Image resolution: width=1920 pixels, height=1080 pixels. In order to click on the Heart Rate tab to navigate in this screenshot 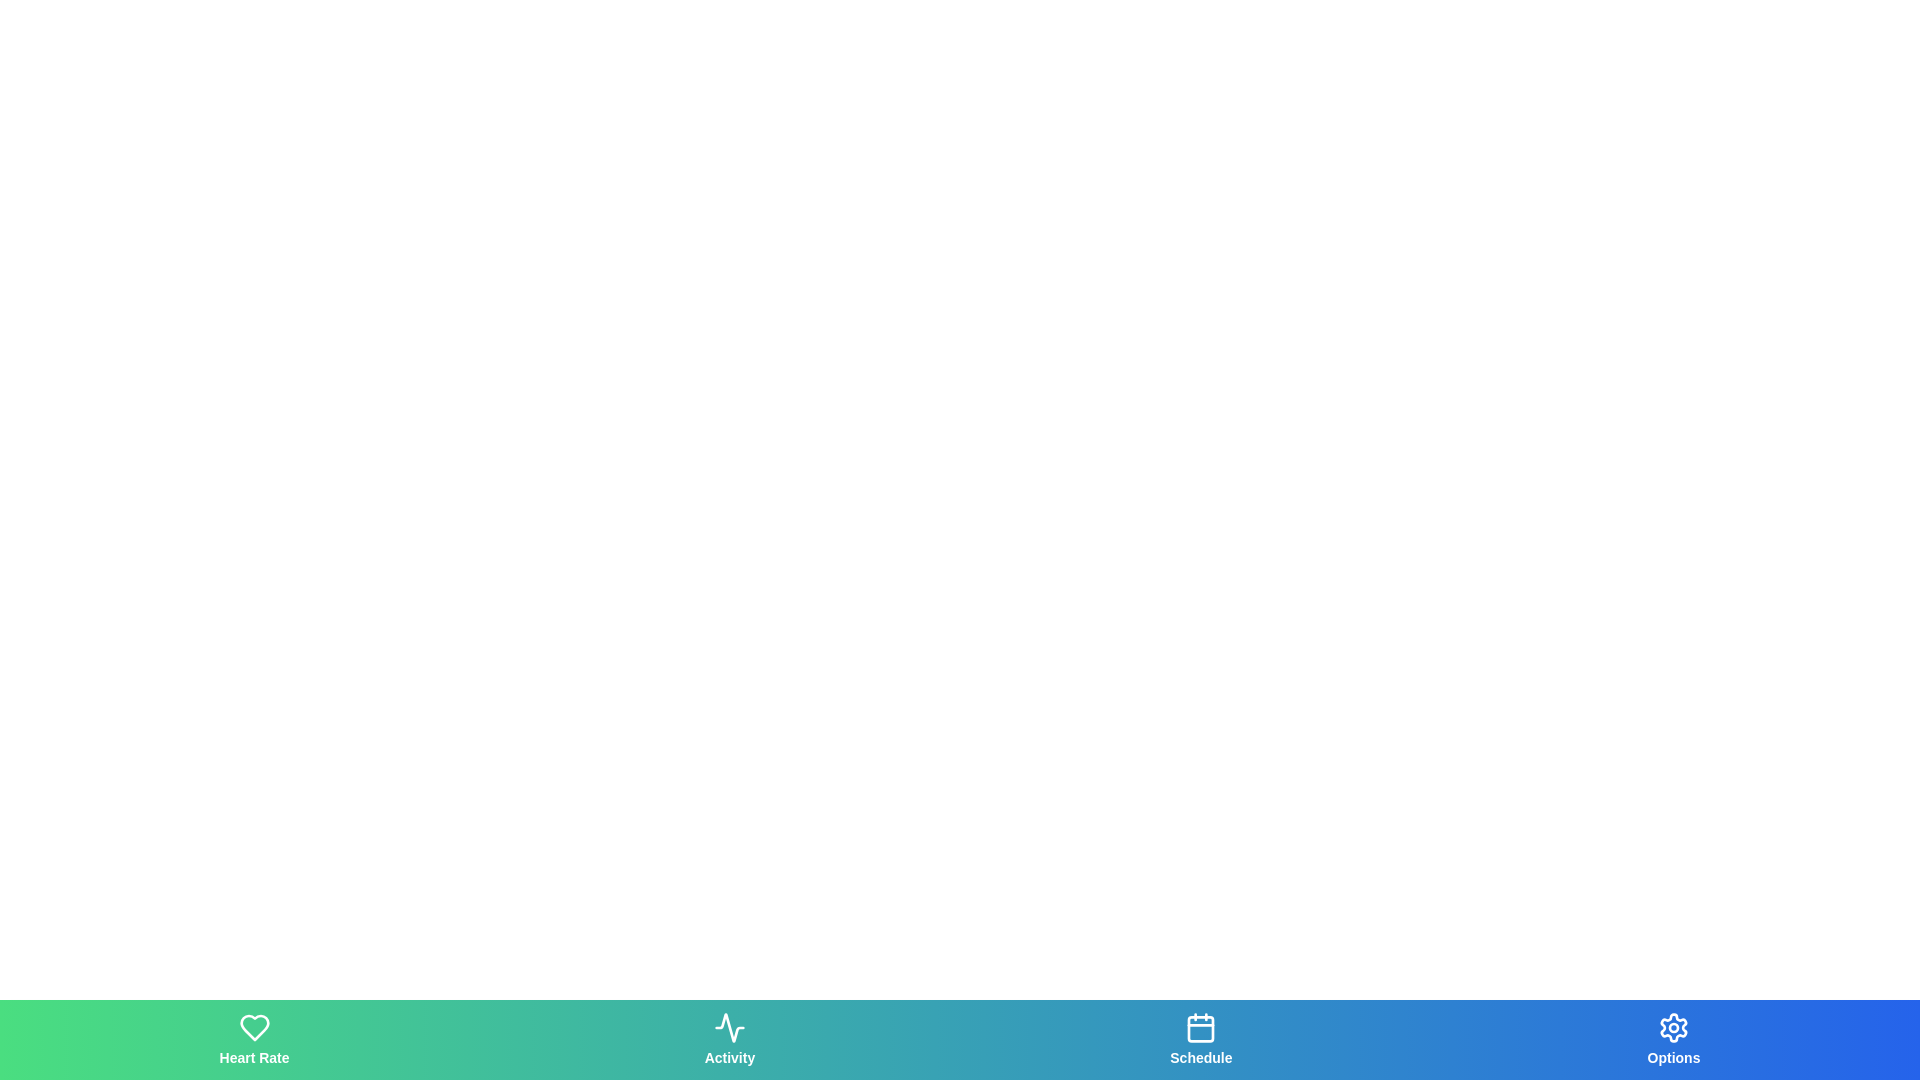, I will do `click(253, 1039)`.